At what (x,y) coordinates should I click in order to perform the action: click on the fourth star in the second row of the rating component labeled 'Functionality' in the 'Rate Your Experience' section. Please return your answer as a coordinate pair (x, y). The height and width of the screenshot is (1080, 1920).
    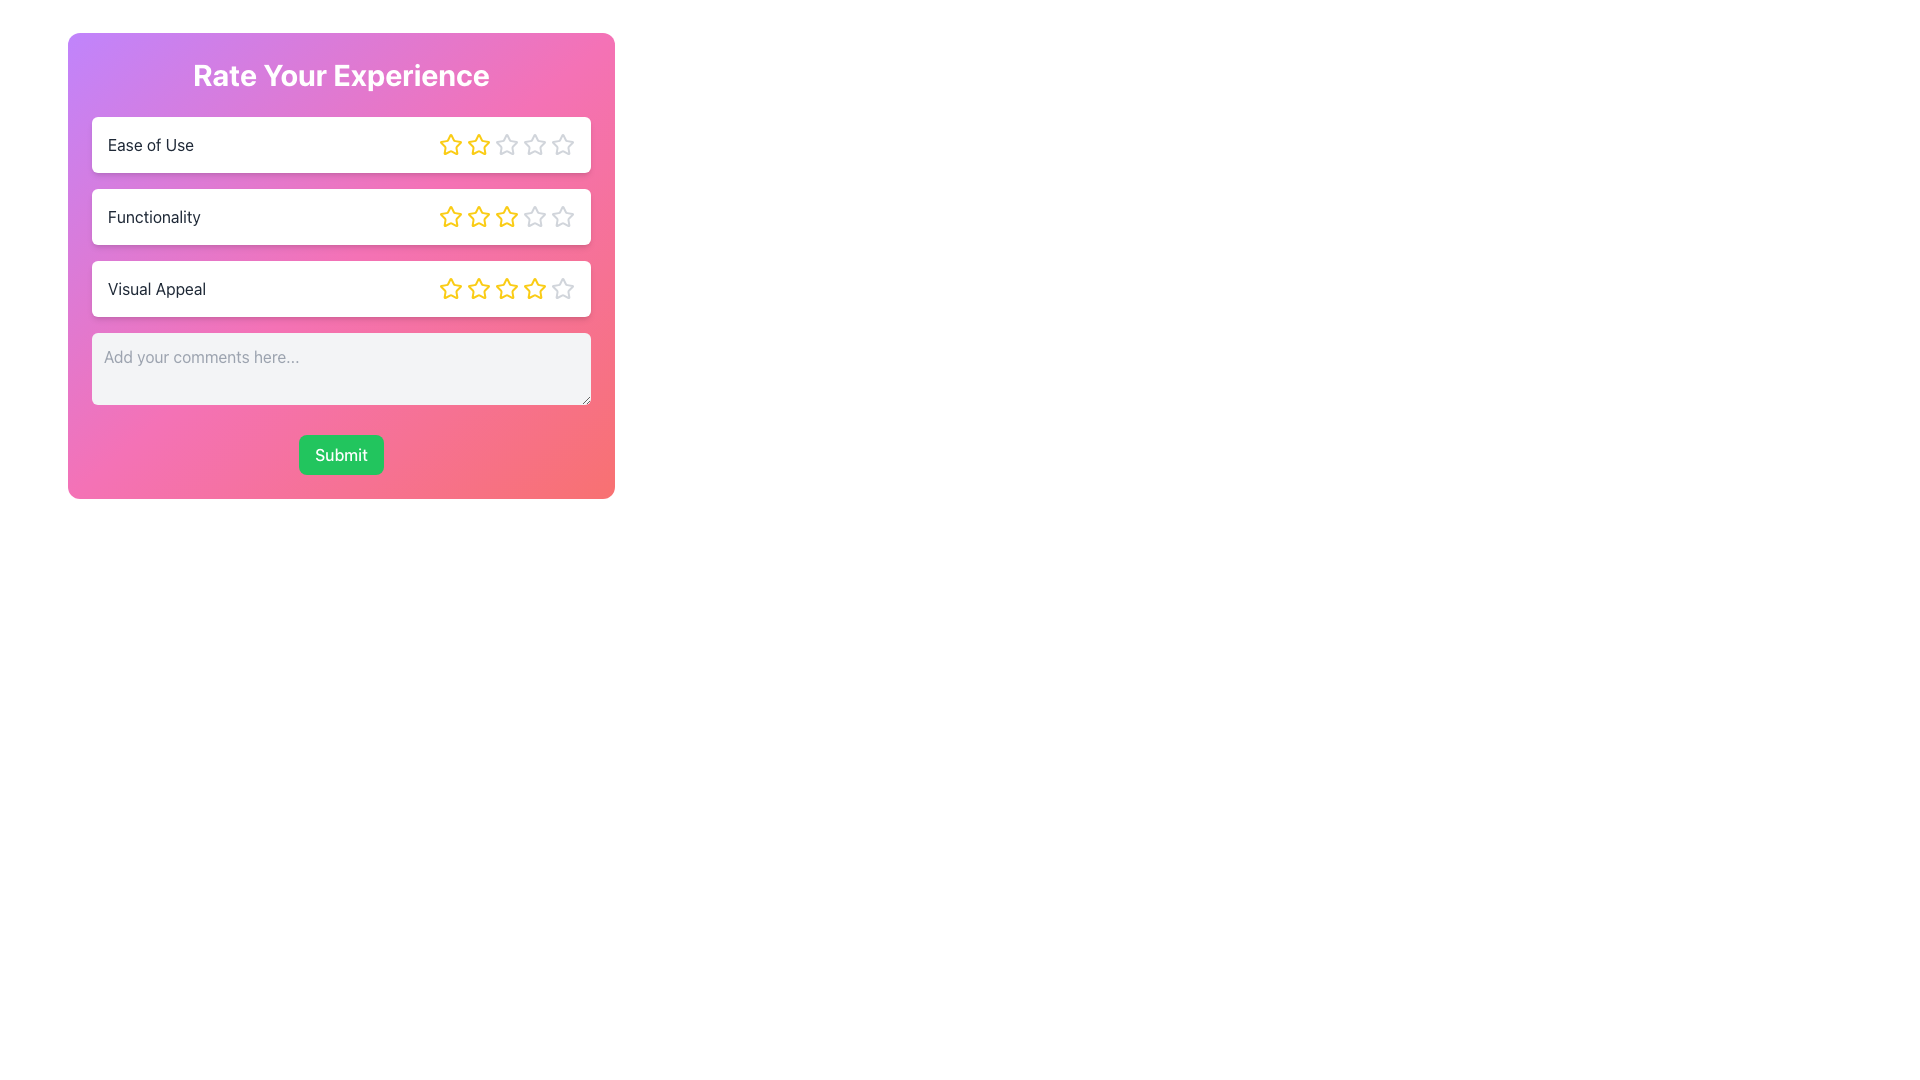
    Looking at the image, I should click on (507, 216).